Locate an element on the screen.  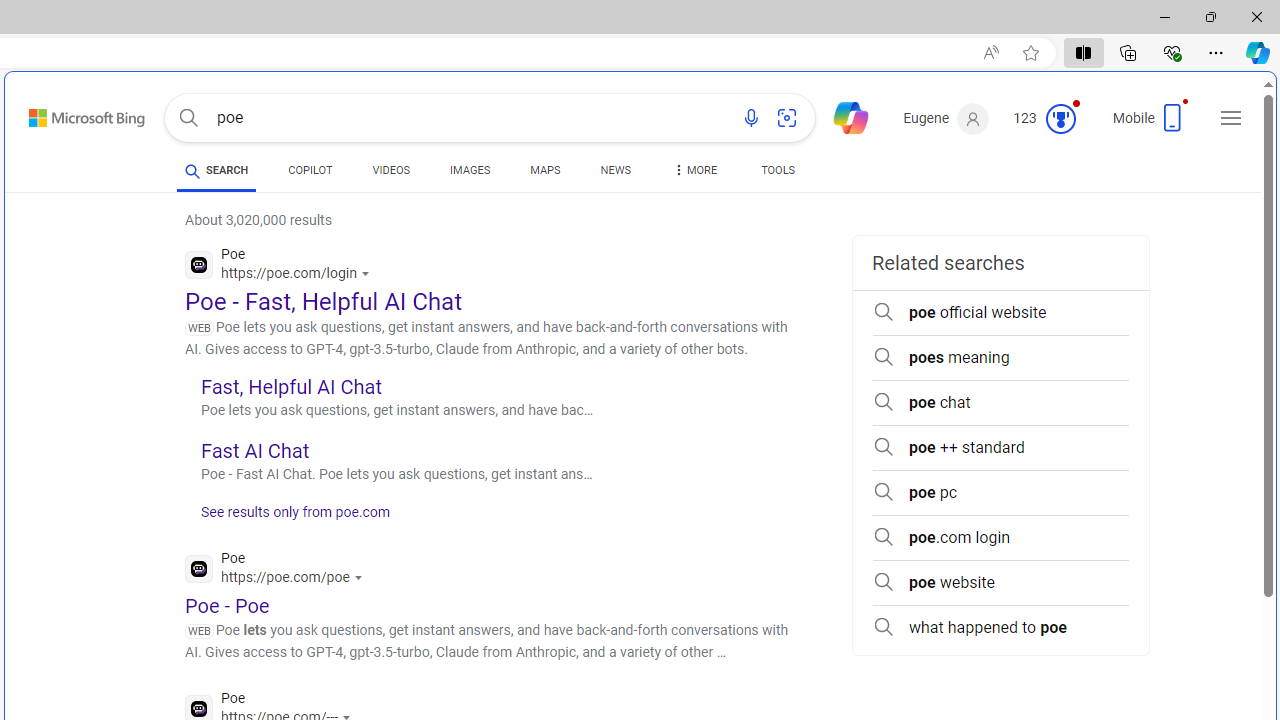
'NEWS' is located at coordinates (614, 172).